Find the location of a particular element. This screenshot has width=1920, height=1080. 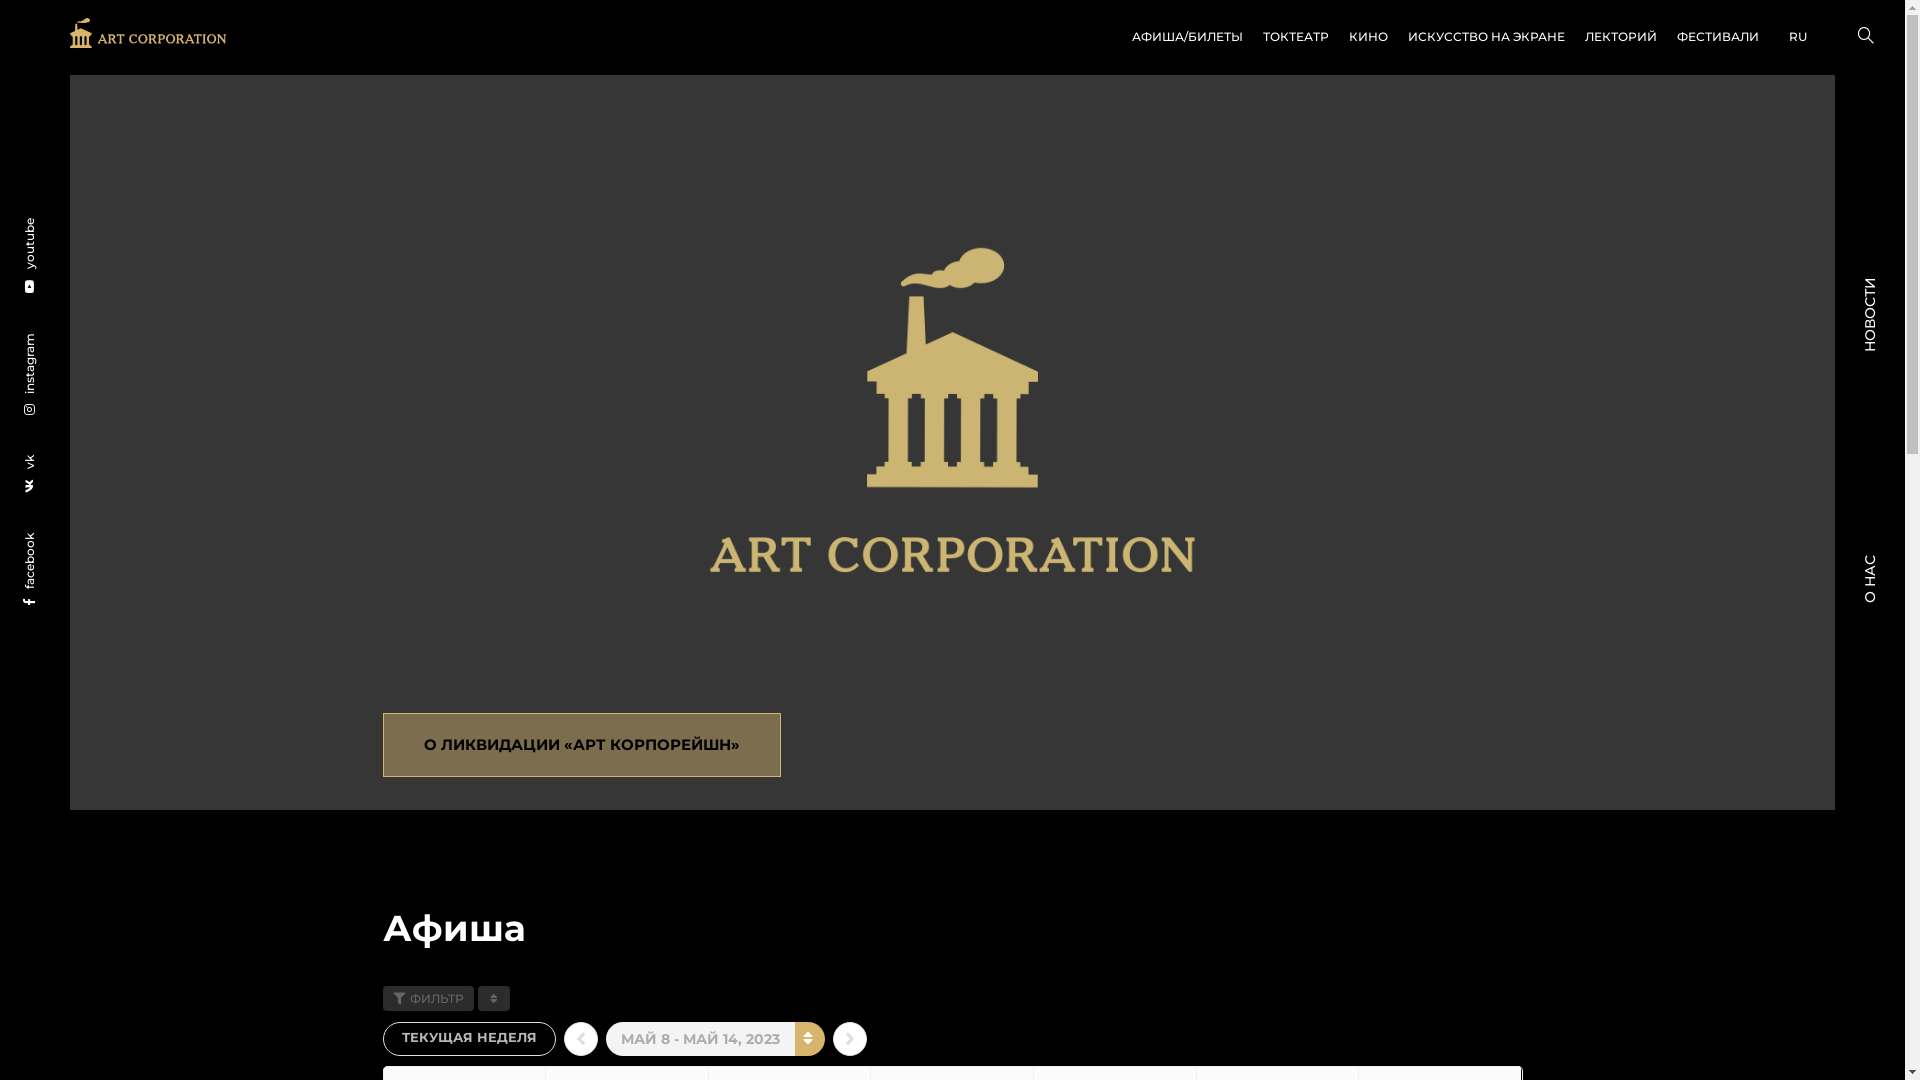

'RU' is located at coordinates (1769, 37).